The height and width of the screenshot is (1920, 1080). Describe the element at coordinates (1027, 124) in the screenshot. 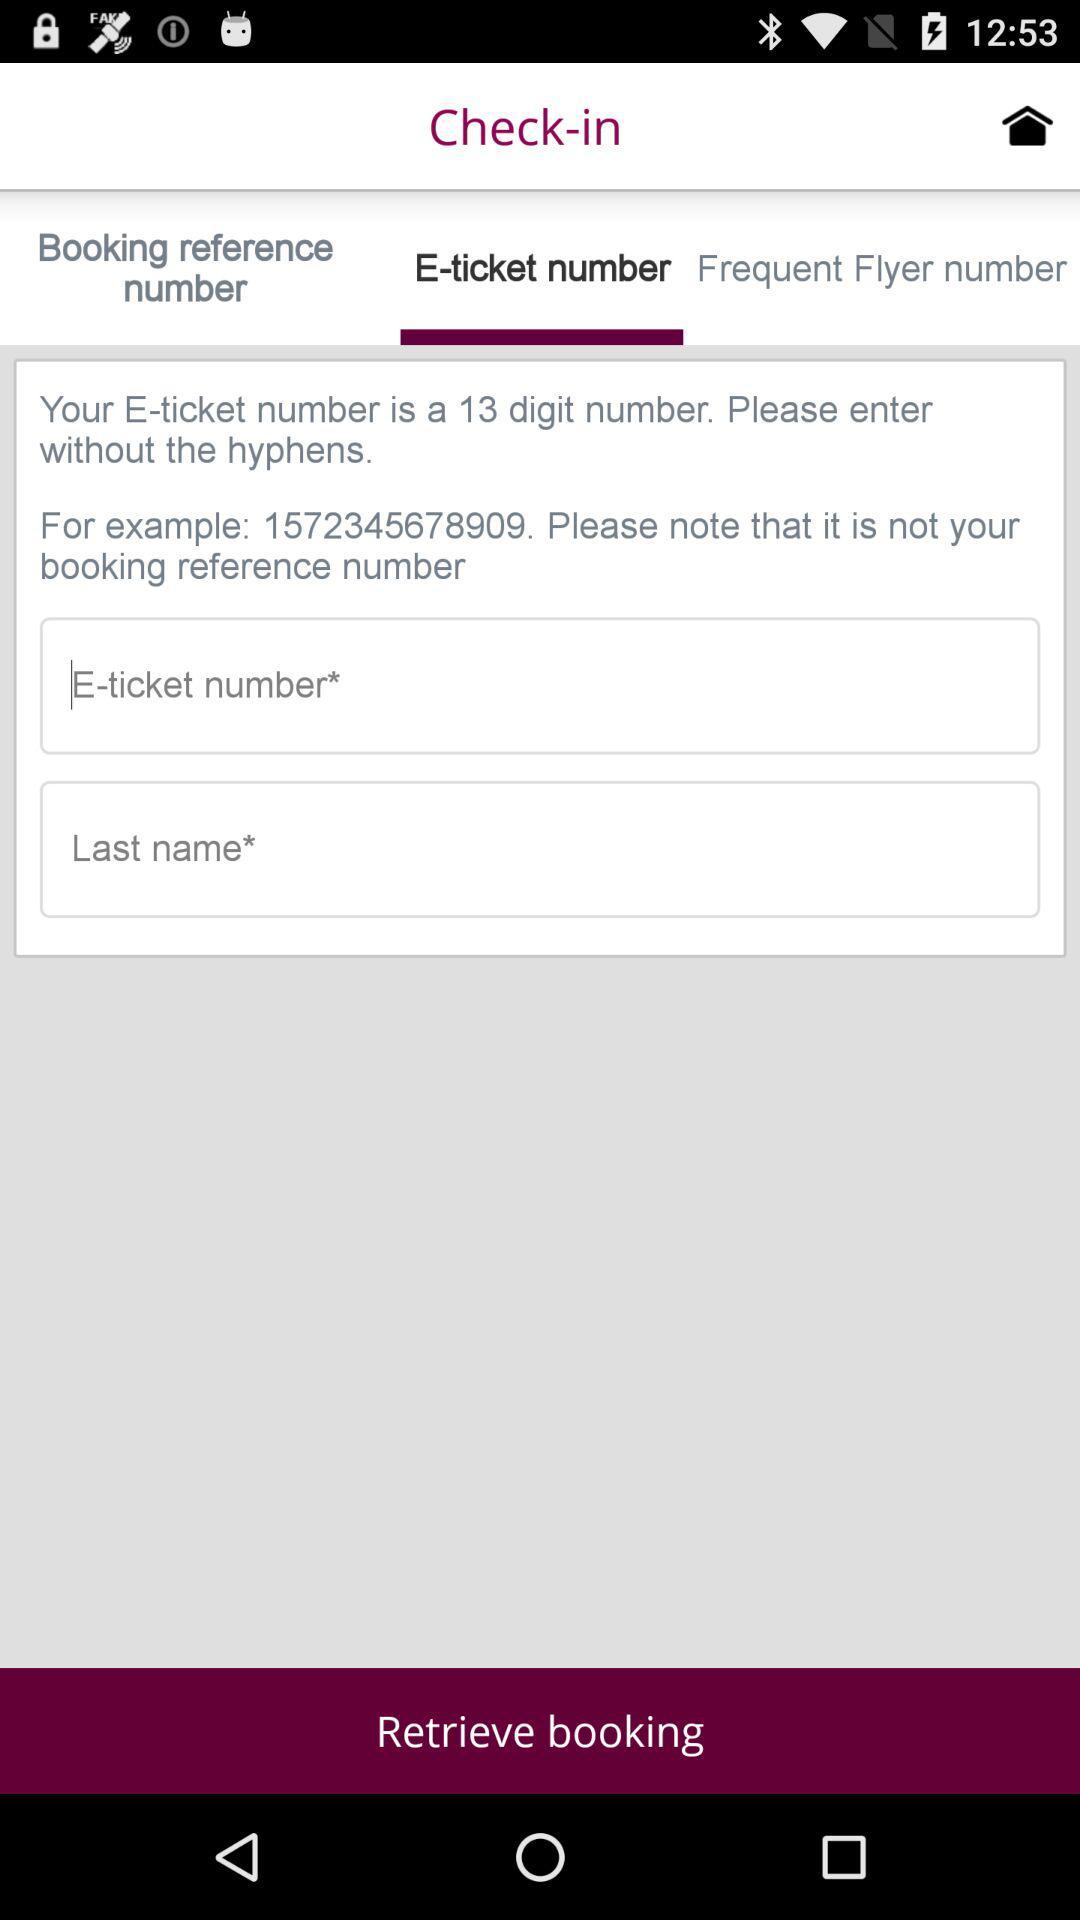

I see `item above frequent flyer number` at that location.